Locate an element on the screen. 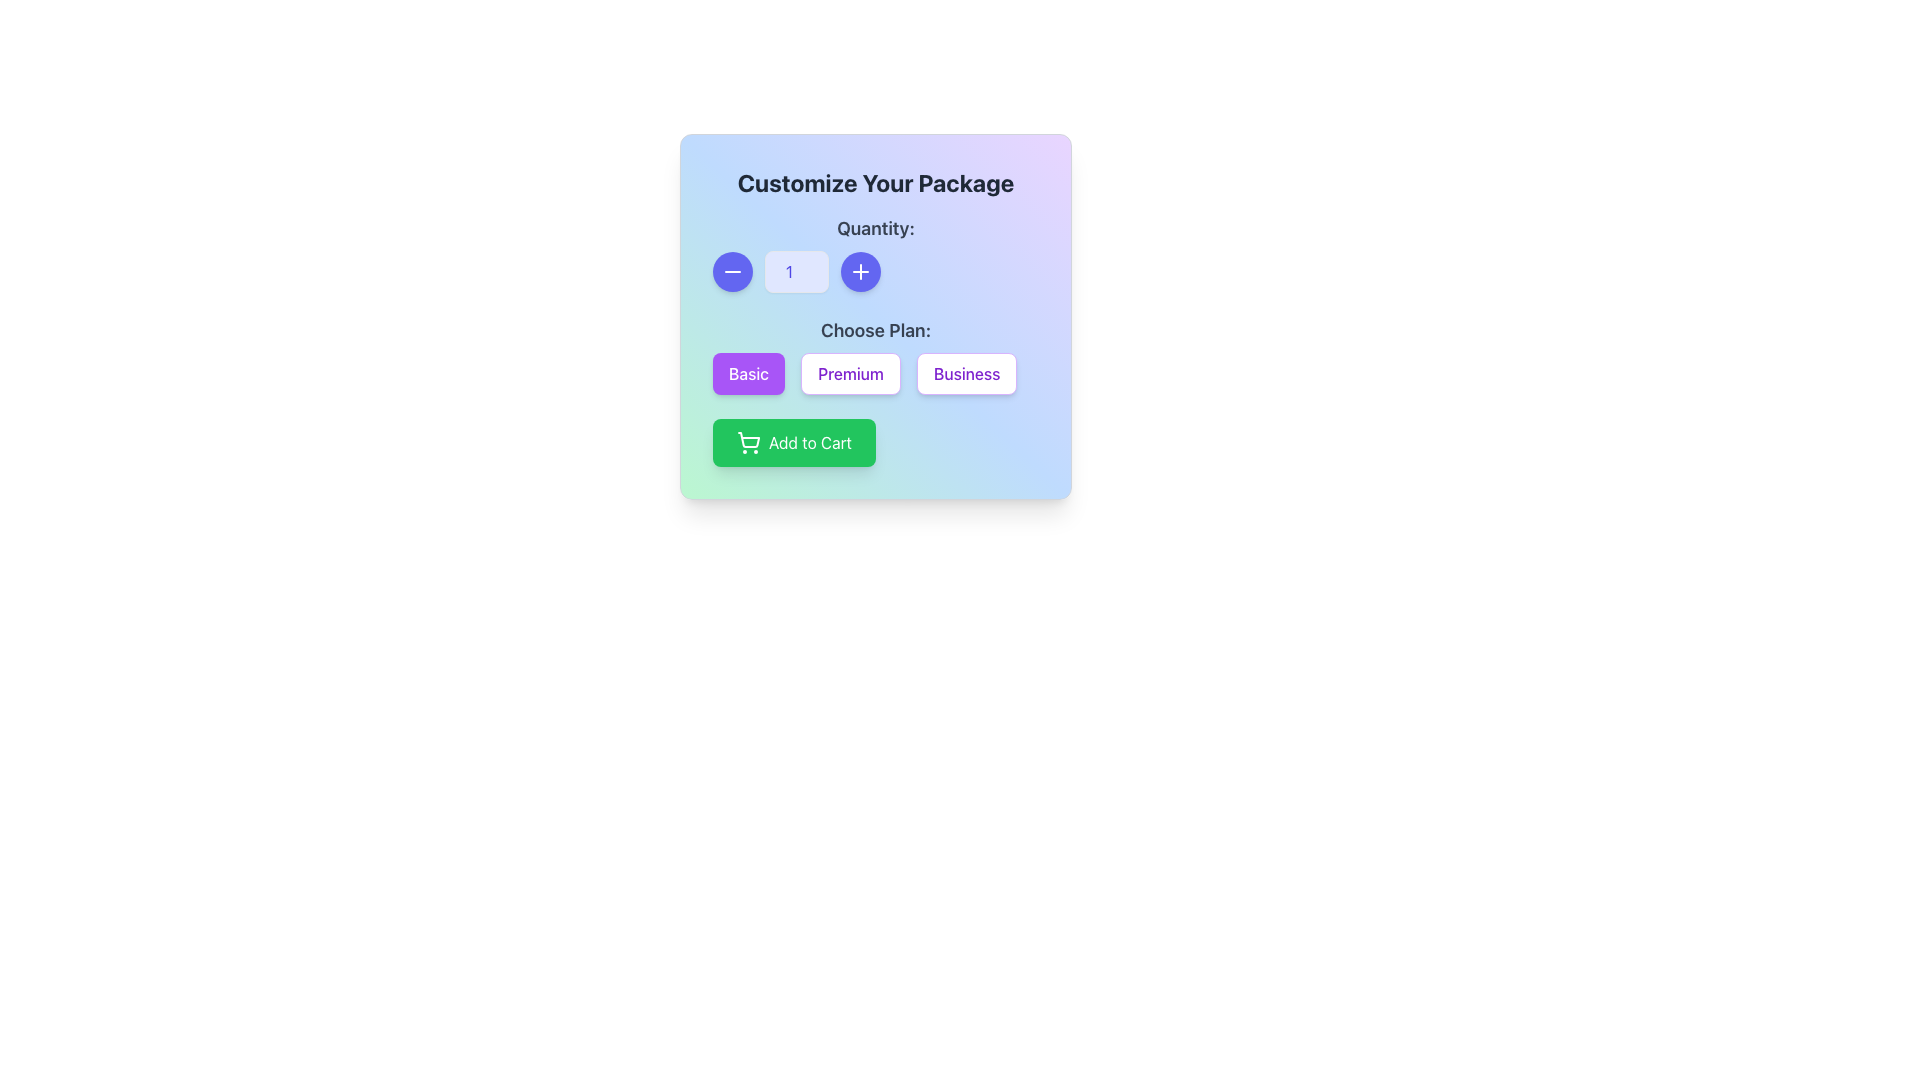 Image resolution: width=1920 pixels, height=1080 pixels. the cart body within the shopping cart icon, which is part of the green 'Add to Cart' button is located at coordinates (747, 439).